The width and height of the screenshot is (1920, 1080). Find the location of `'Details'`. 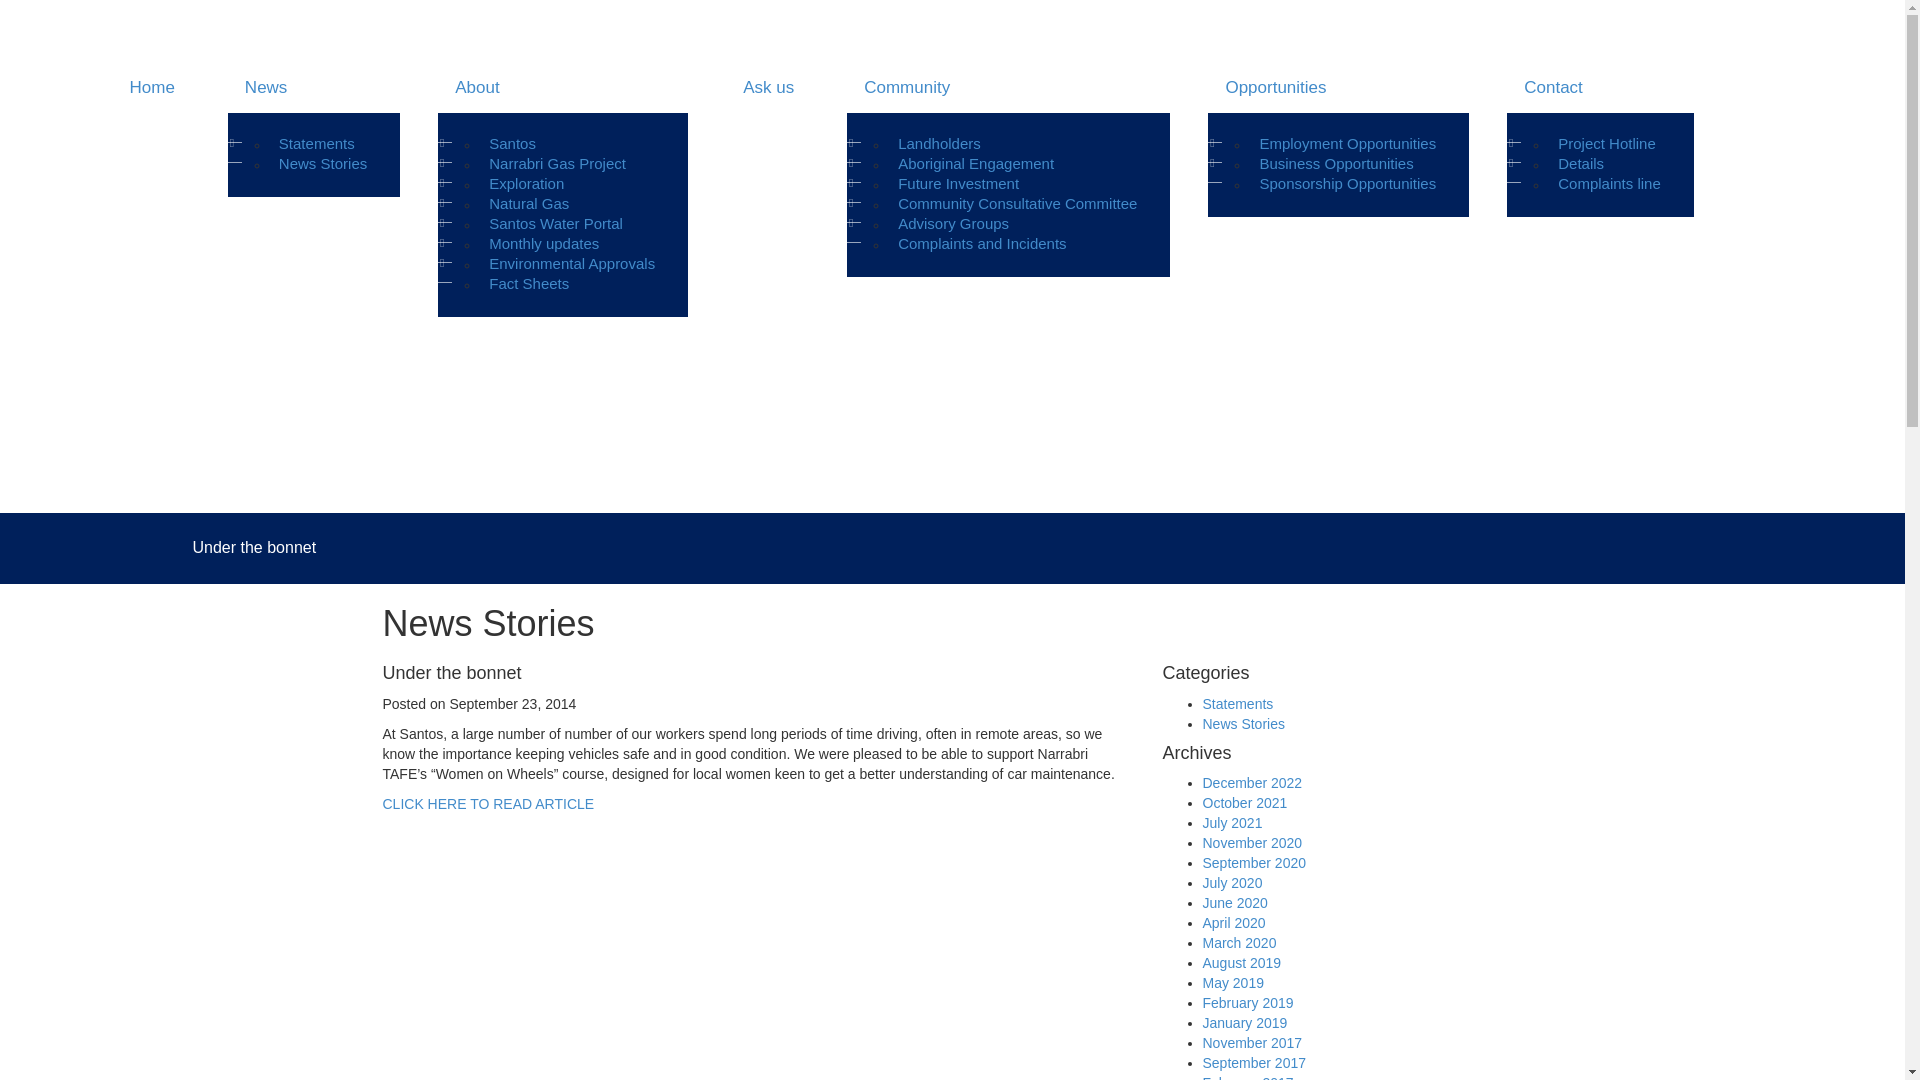

'Details' is located at coordinates (1579, 163).